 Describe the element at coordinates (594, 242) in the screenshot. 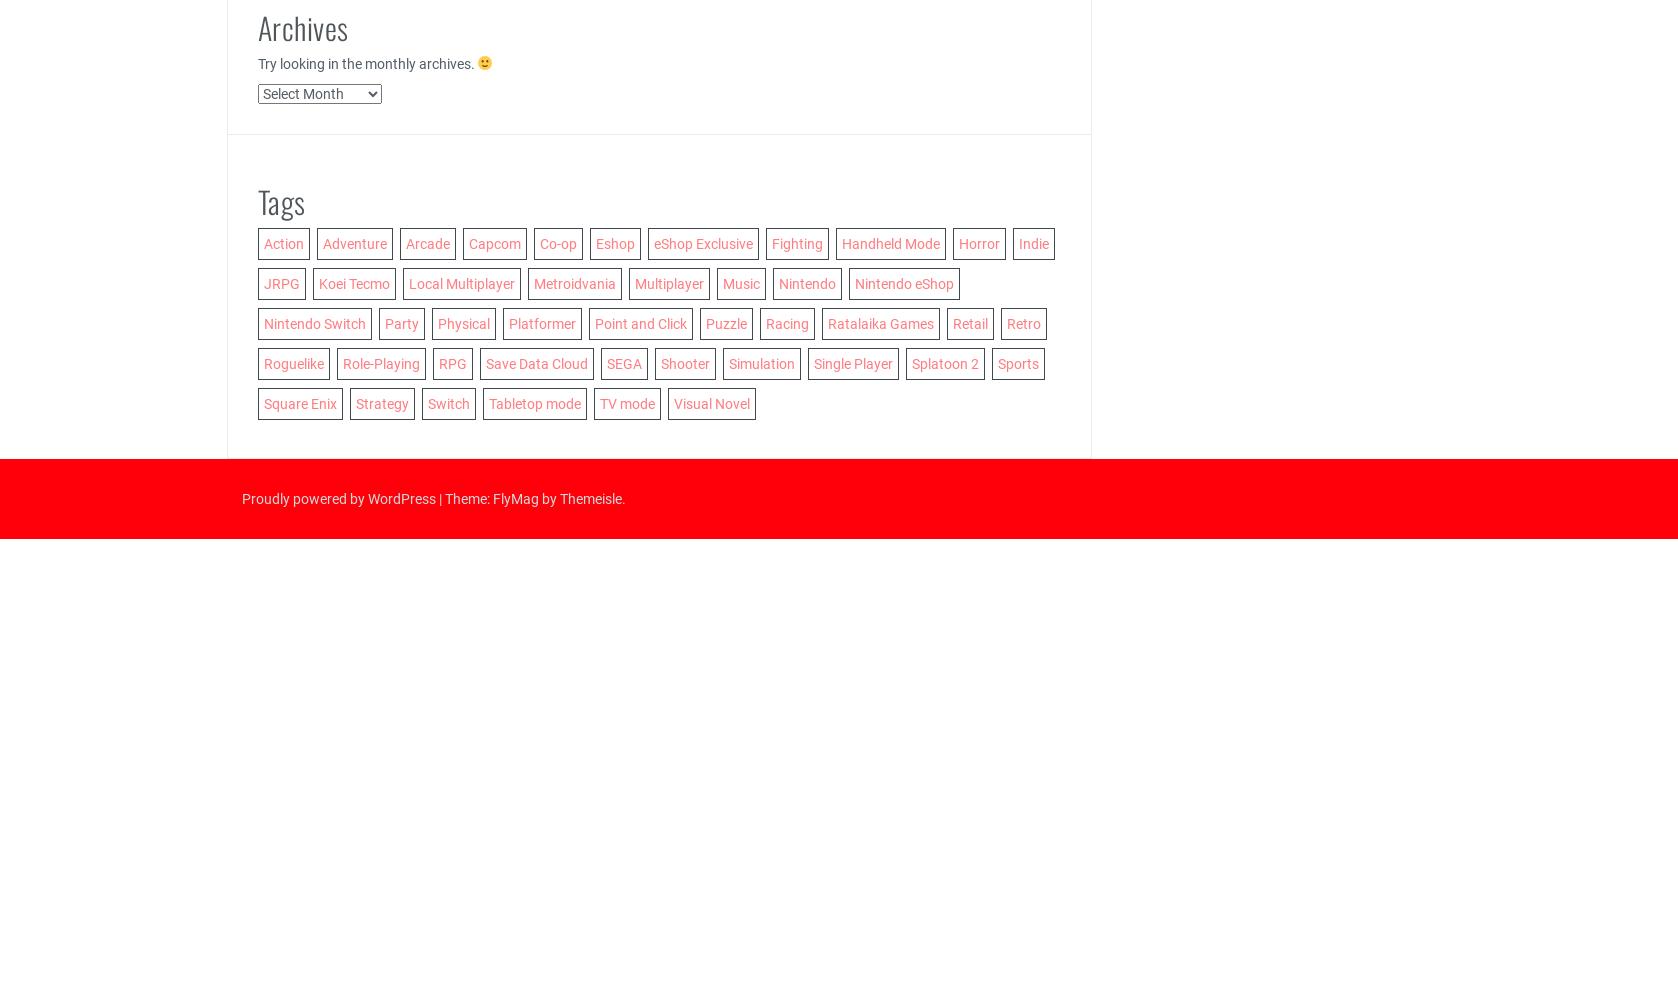

I see `'Eshop'` at that location.